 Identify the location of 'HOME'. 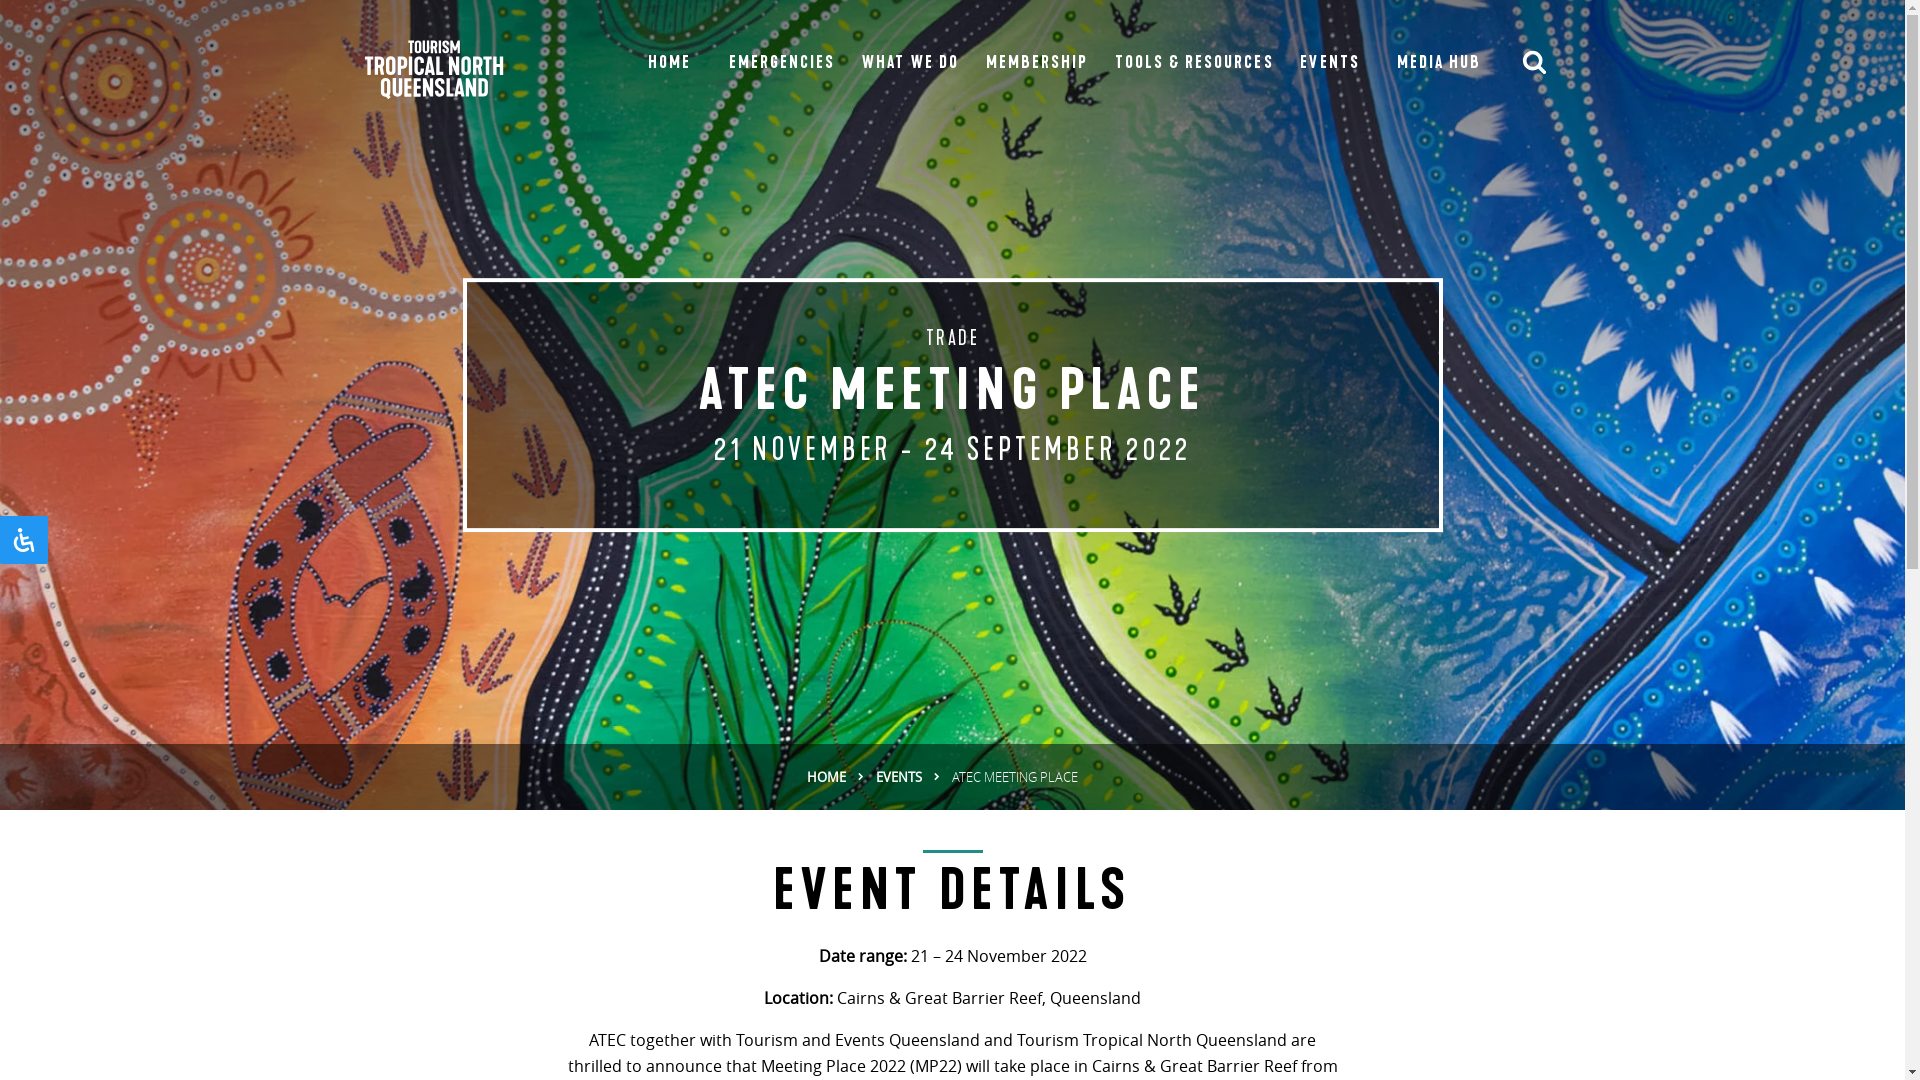
(669, 61).